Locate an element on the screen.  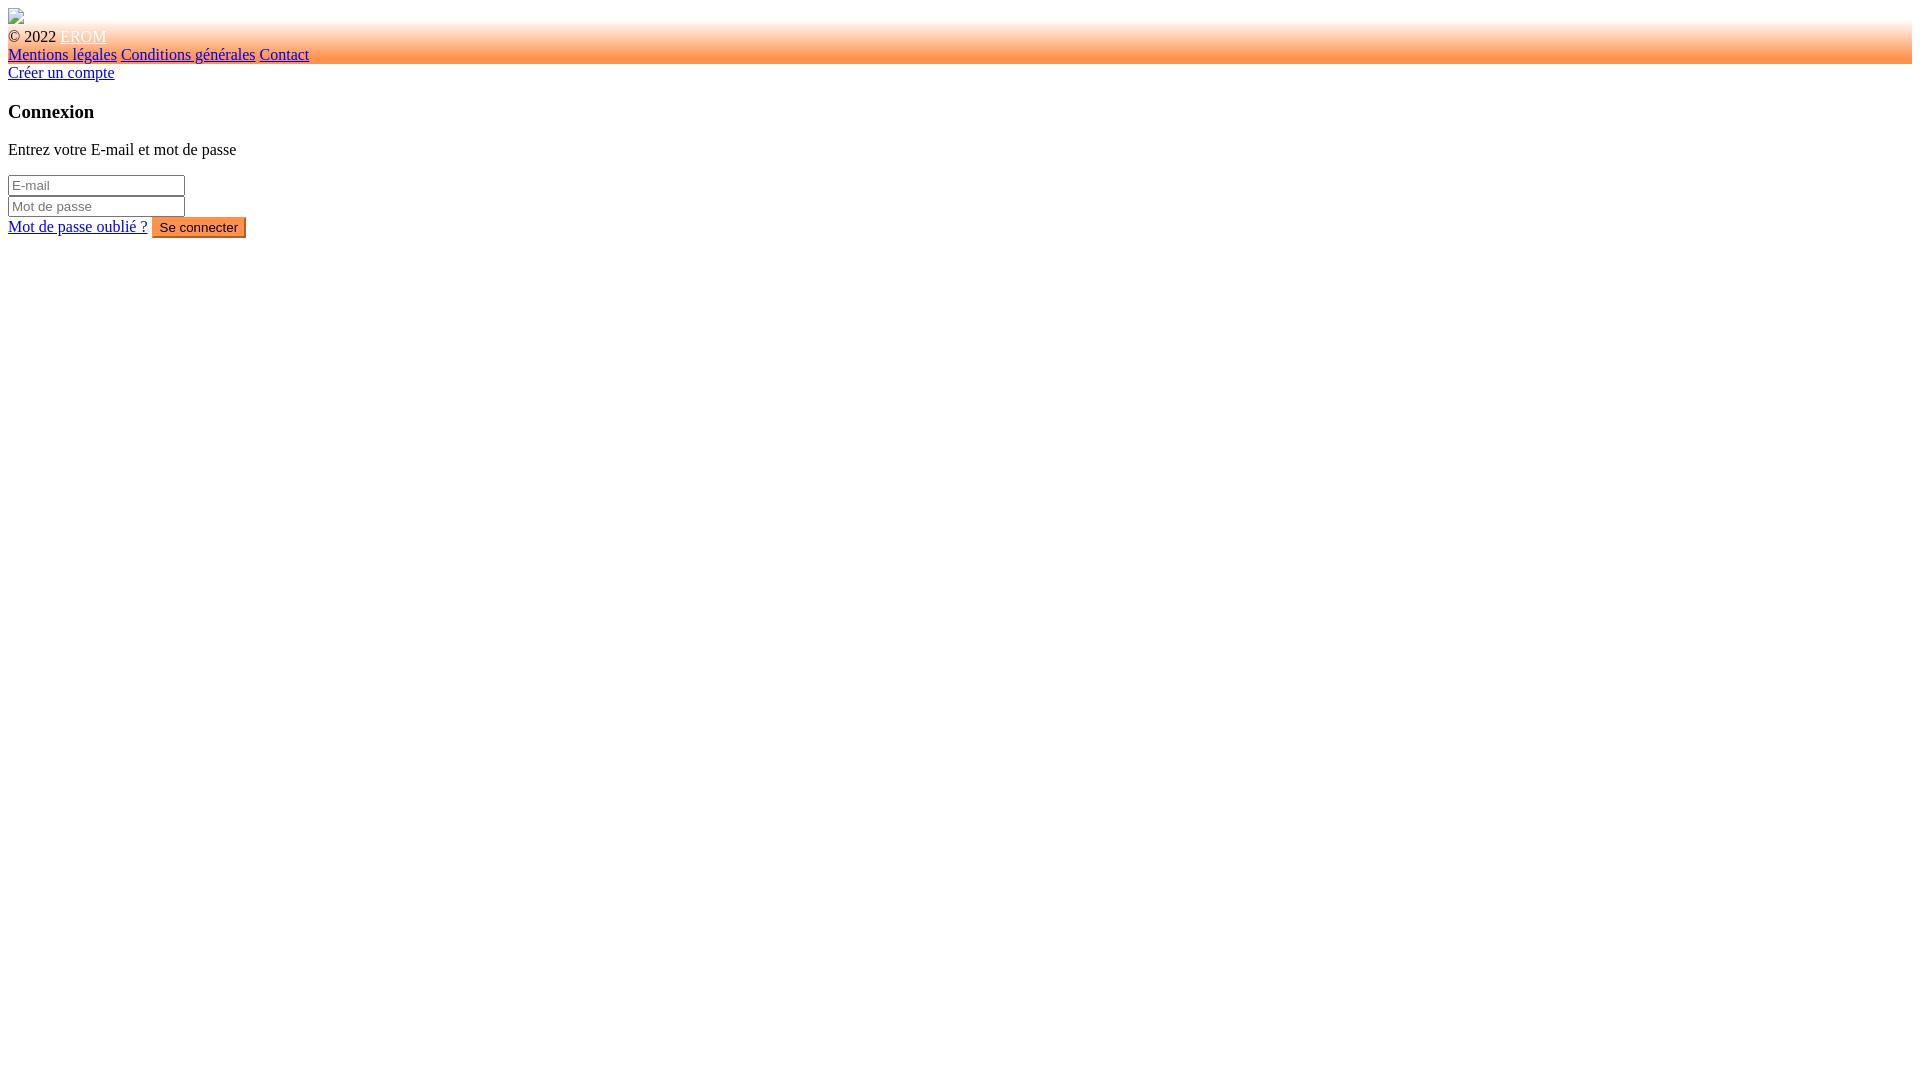
'EROM' is located at coordinates (81, 36).